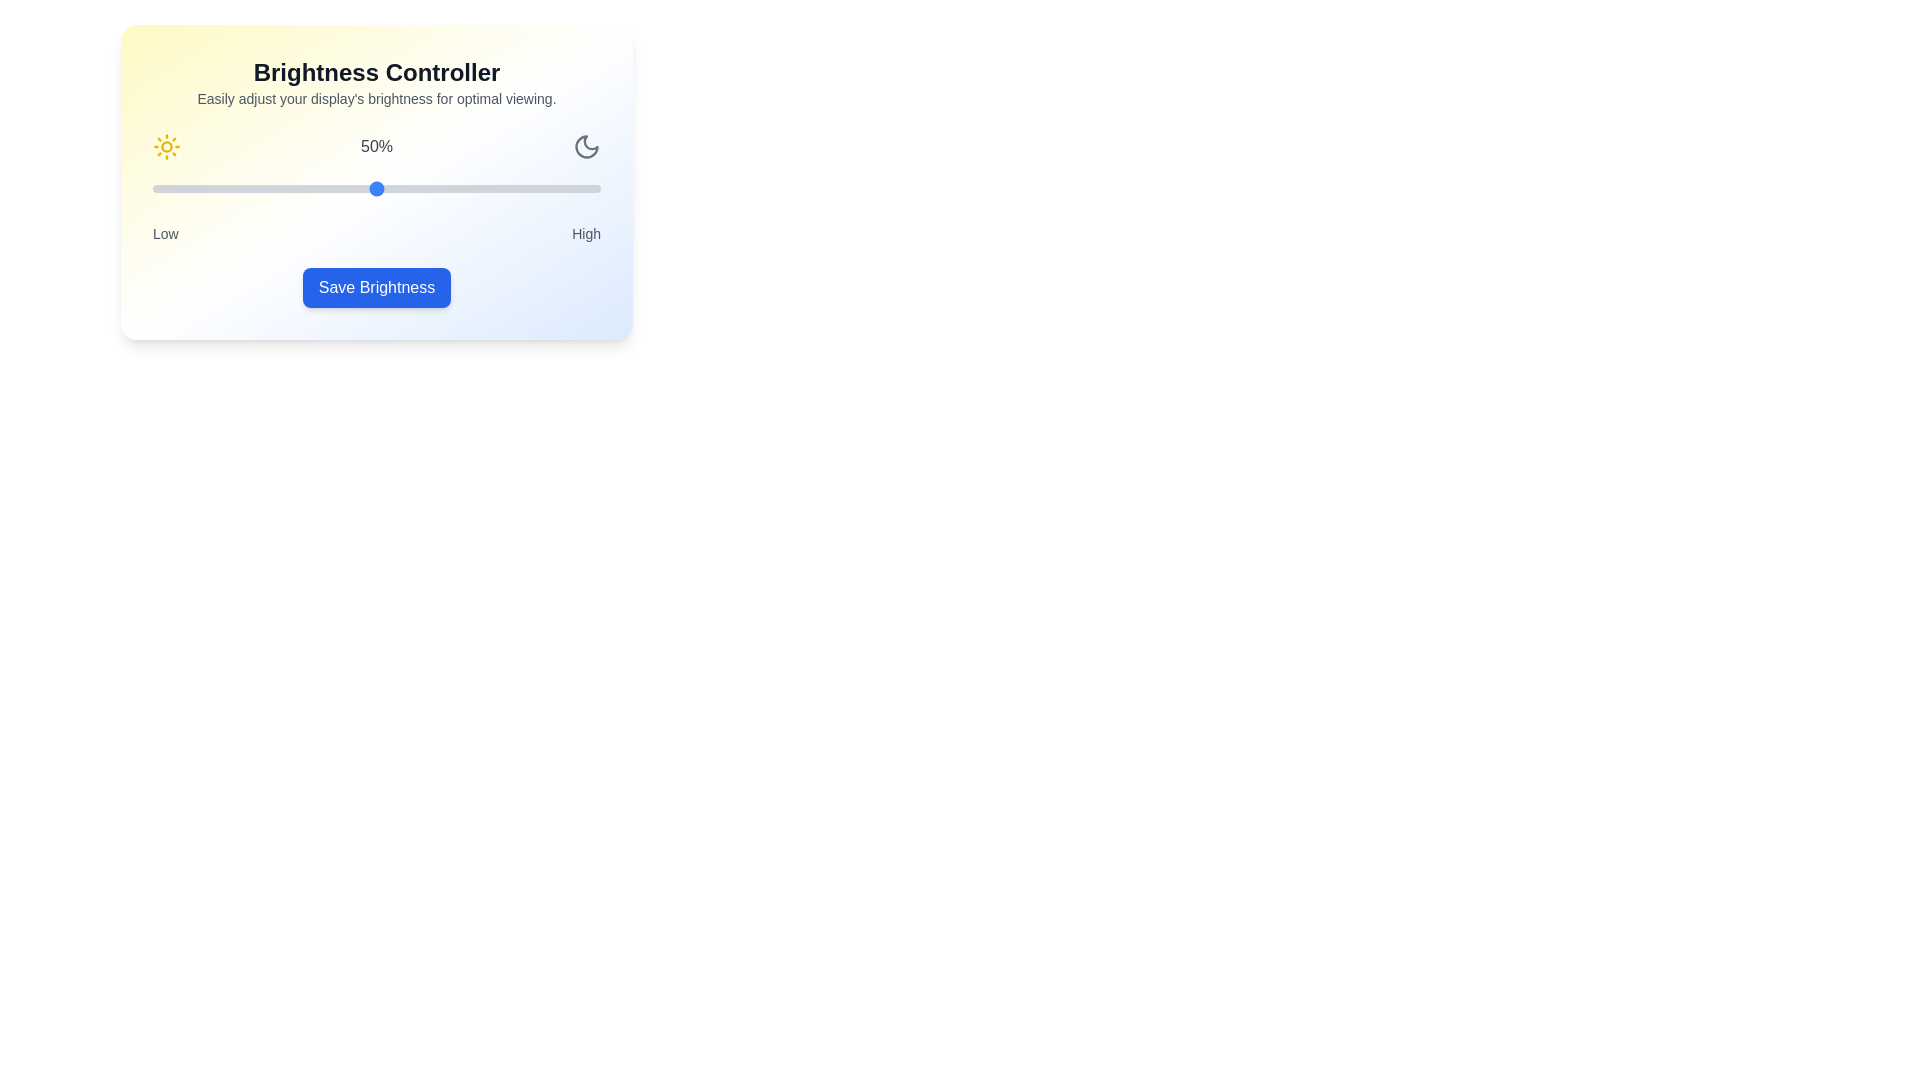 The image size is (1920, 1080). Describe the element at coordinates (375, 288) in the screenshot. I see `the 'Save Brightness' button` at that location.